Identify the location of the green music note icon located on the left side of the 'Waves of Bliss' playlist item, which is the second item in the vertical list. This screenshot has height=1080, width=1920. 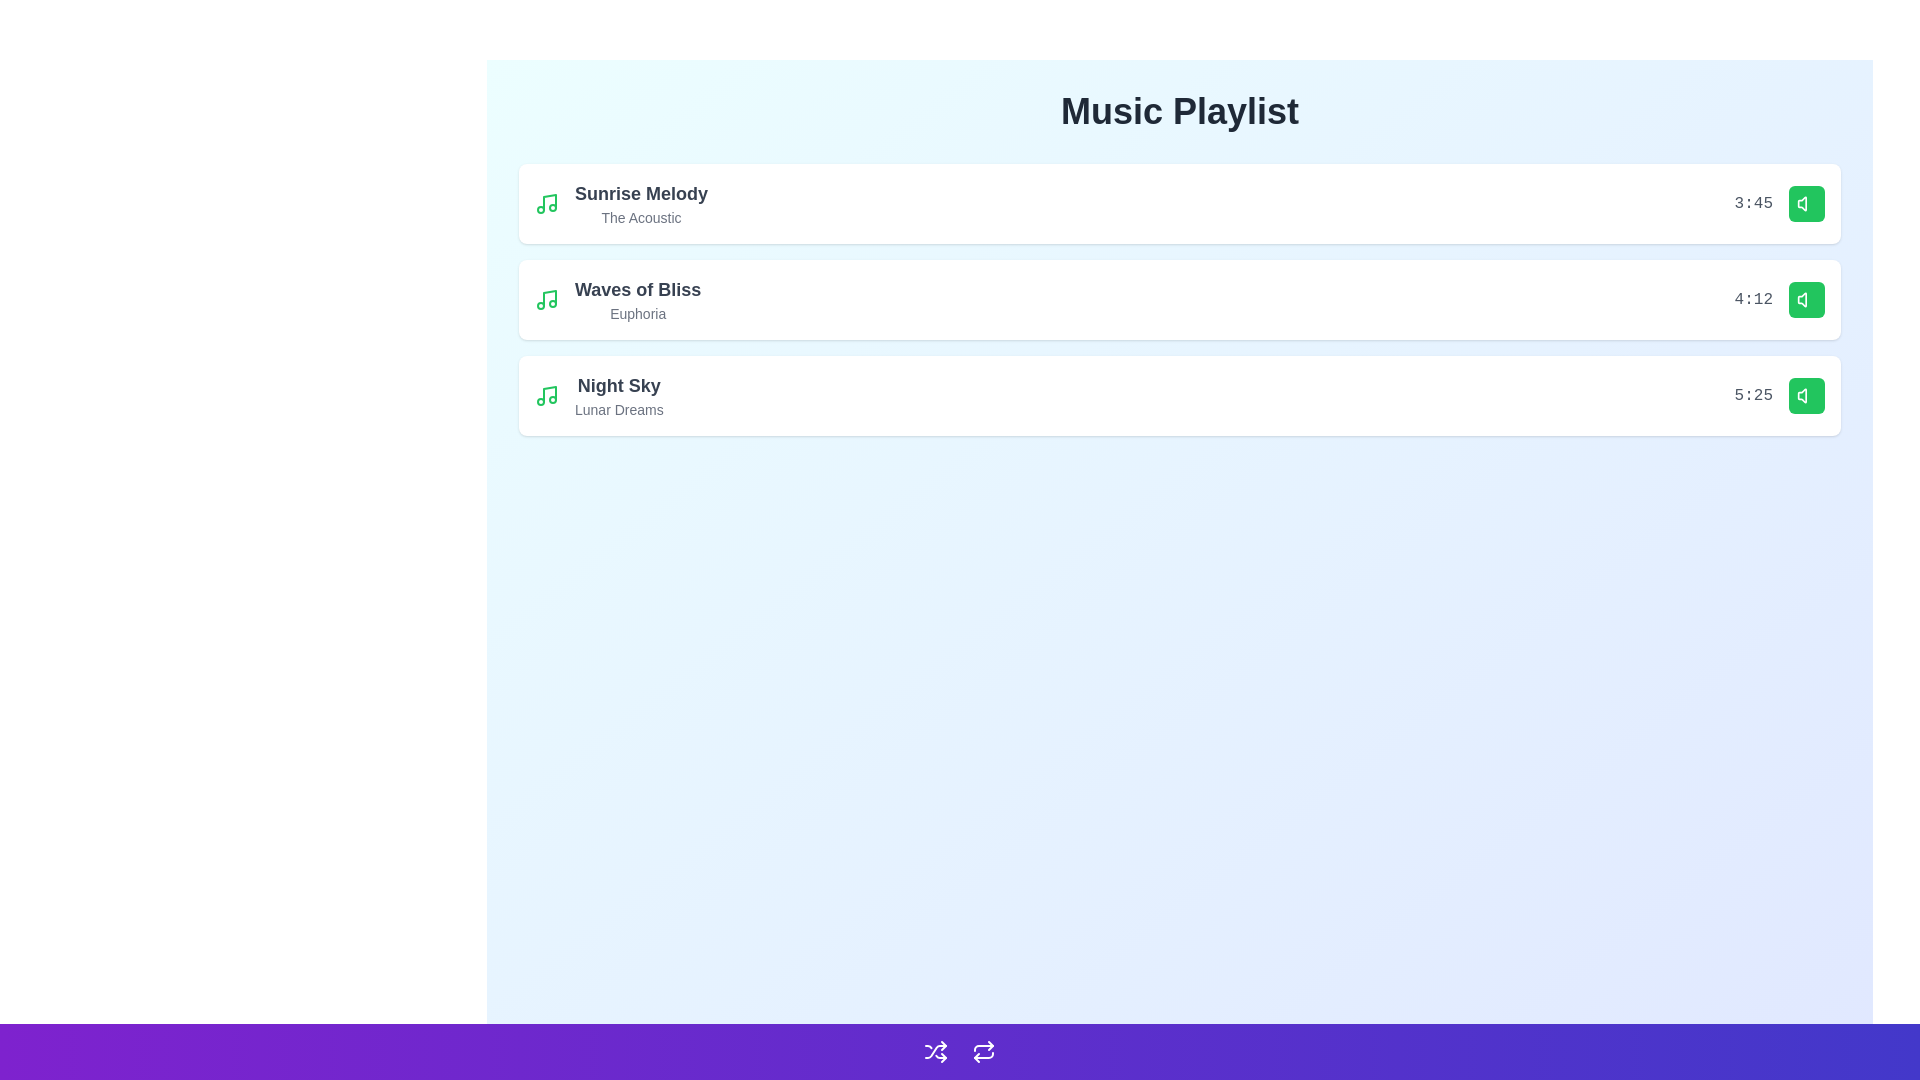
(547, 300).